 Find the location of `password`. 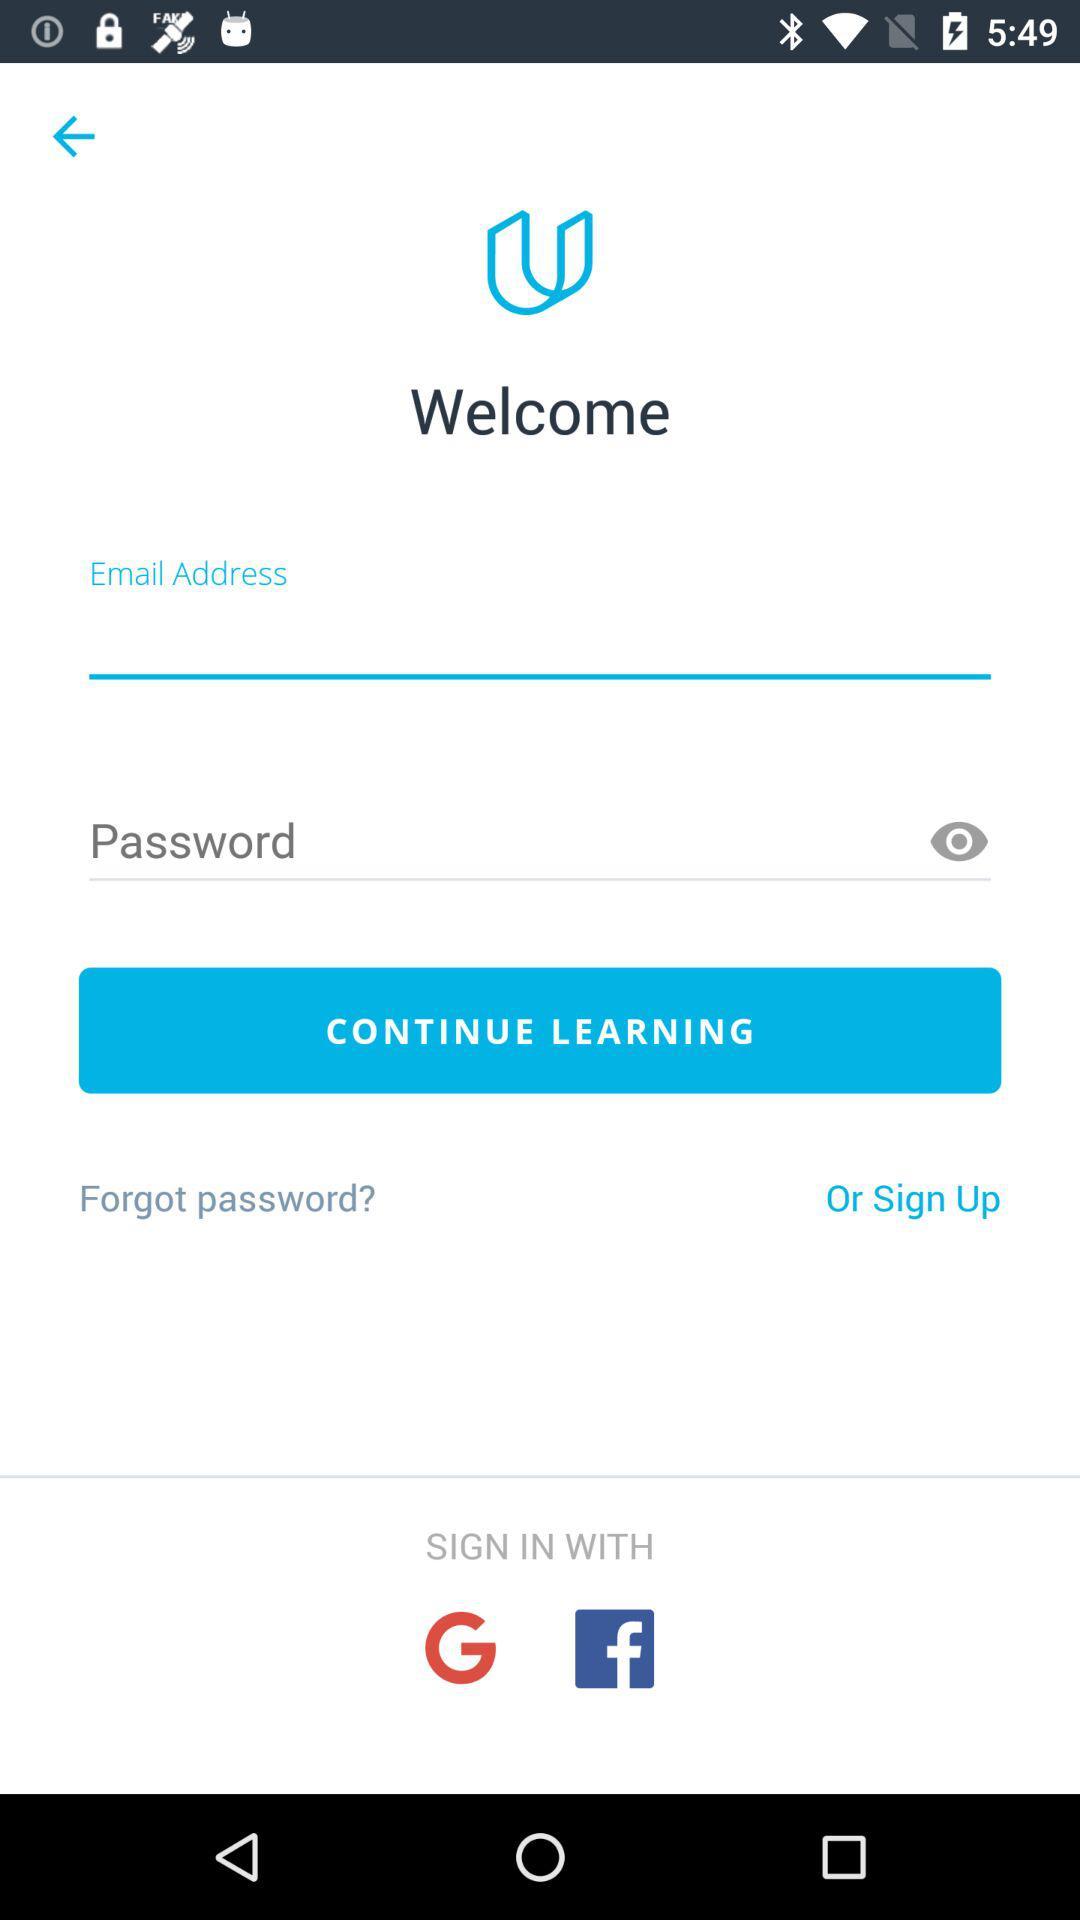

password is located at coordinates (540, 842).